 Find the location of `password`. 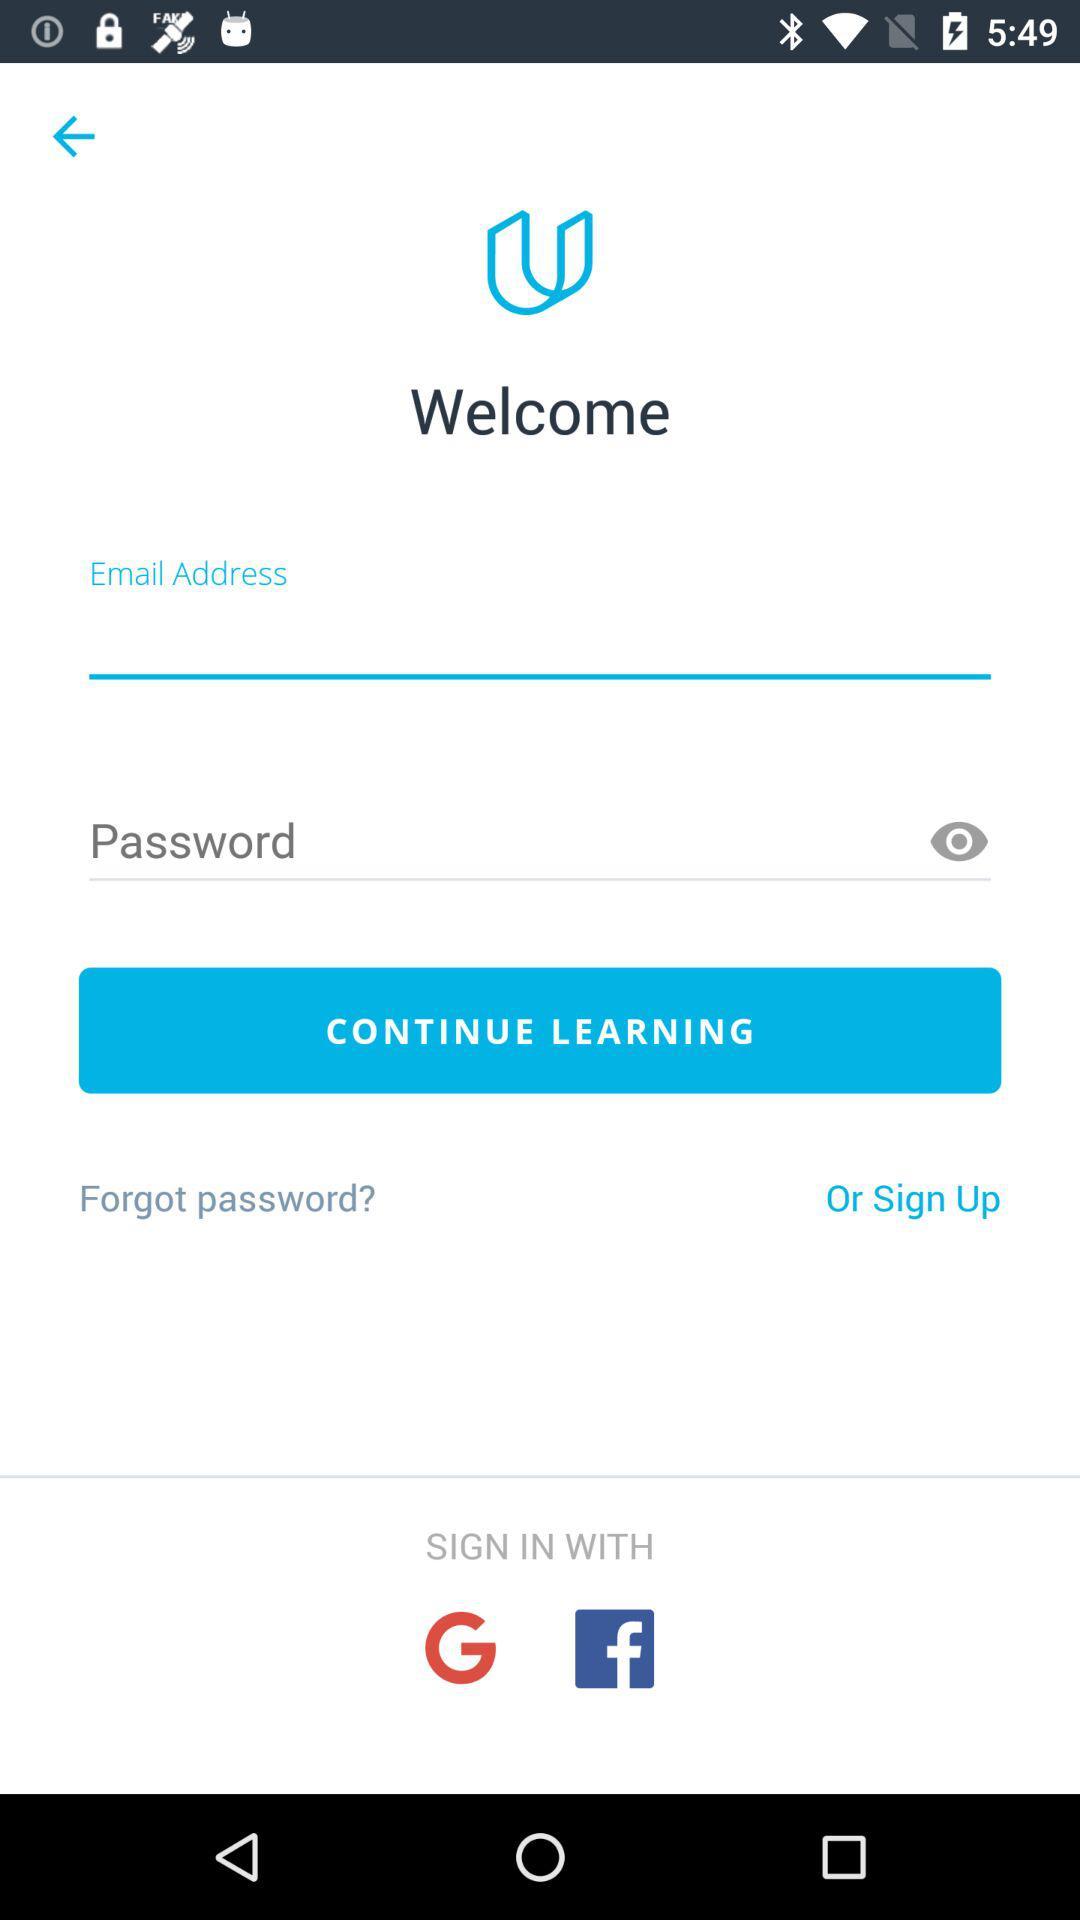

password is located at coordinates (540, 842).